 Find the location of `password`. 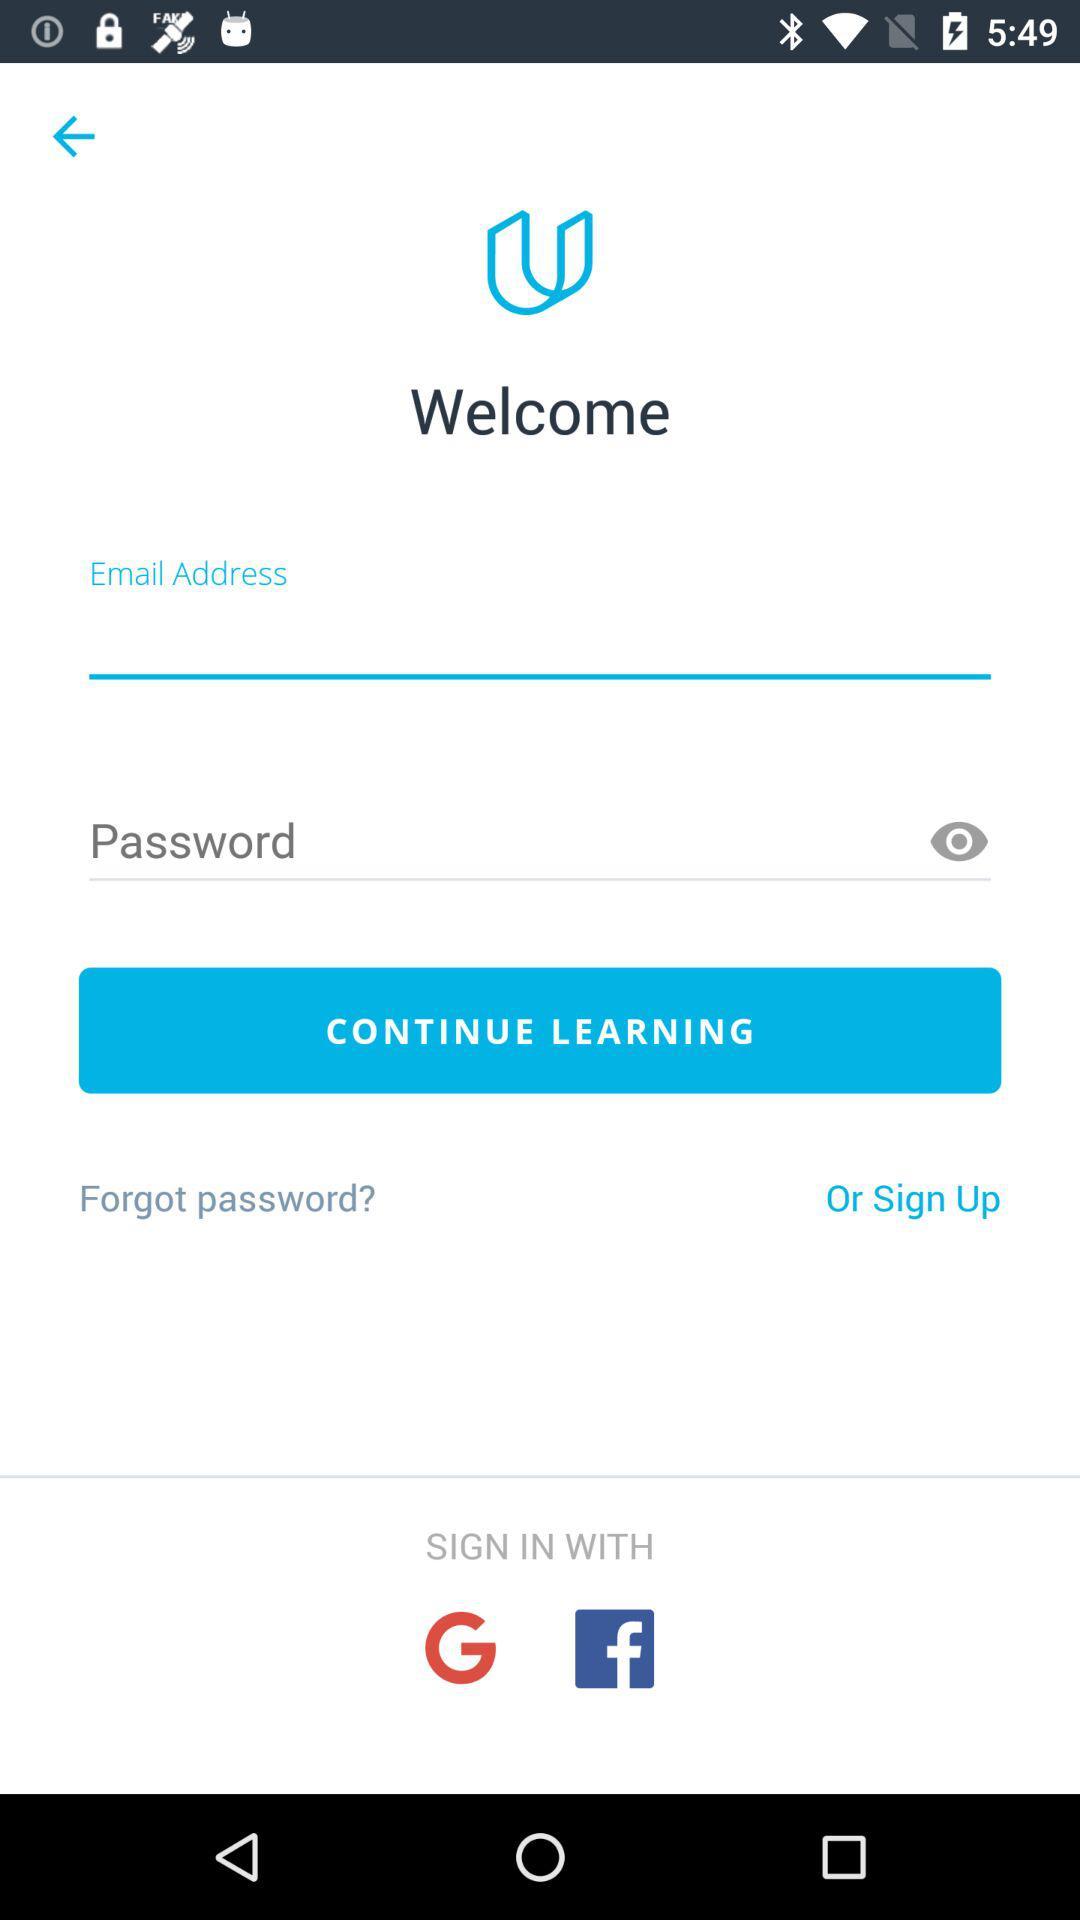

password is located at coordinates (540, 842).